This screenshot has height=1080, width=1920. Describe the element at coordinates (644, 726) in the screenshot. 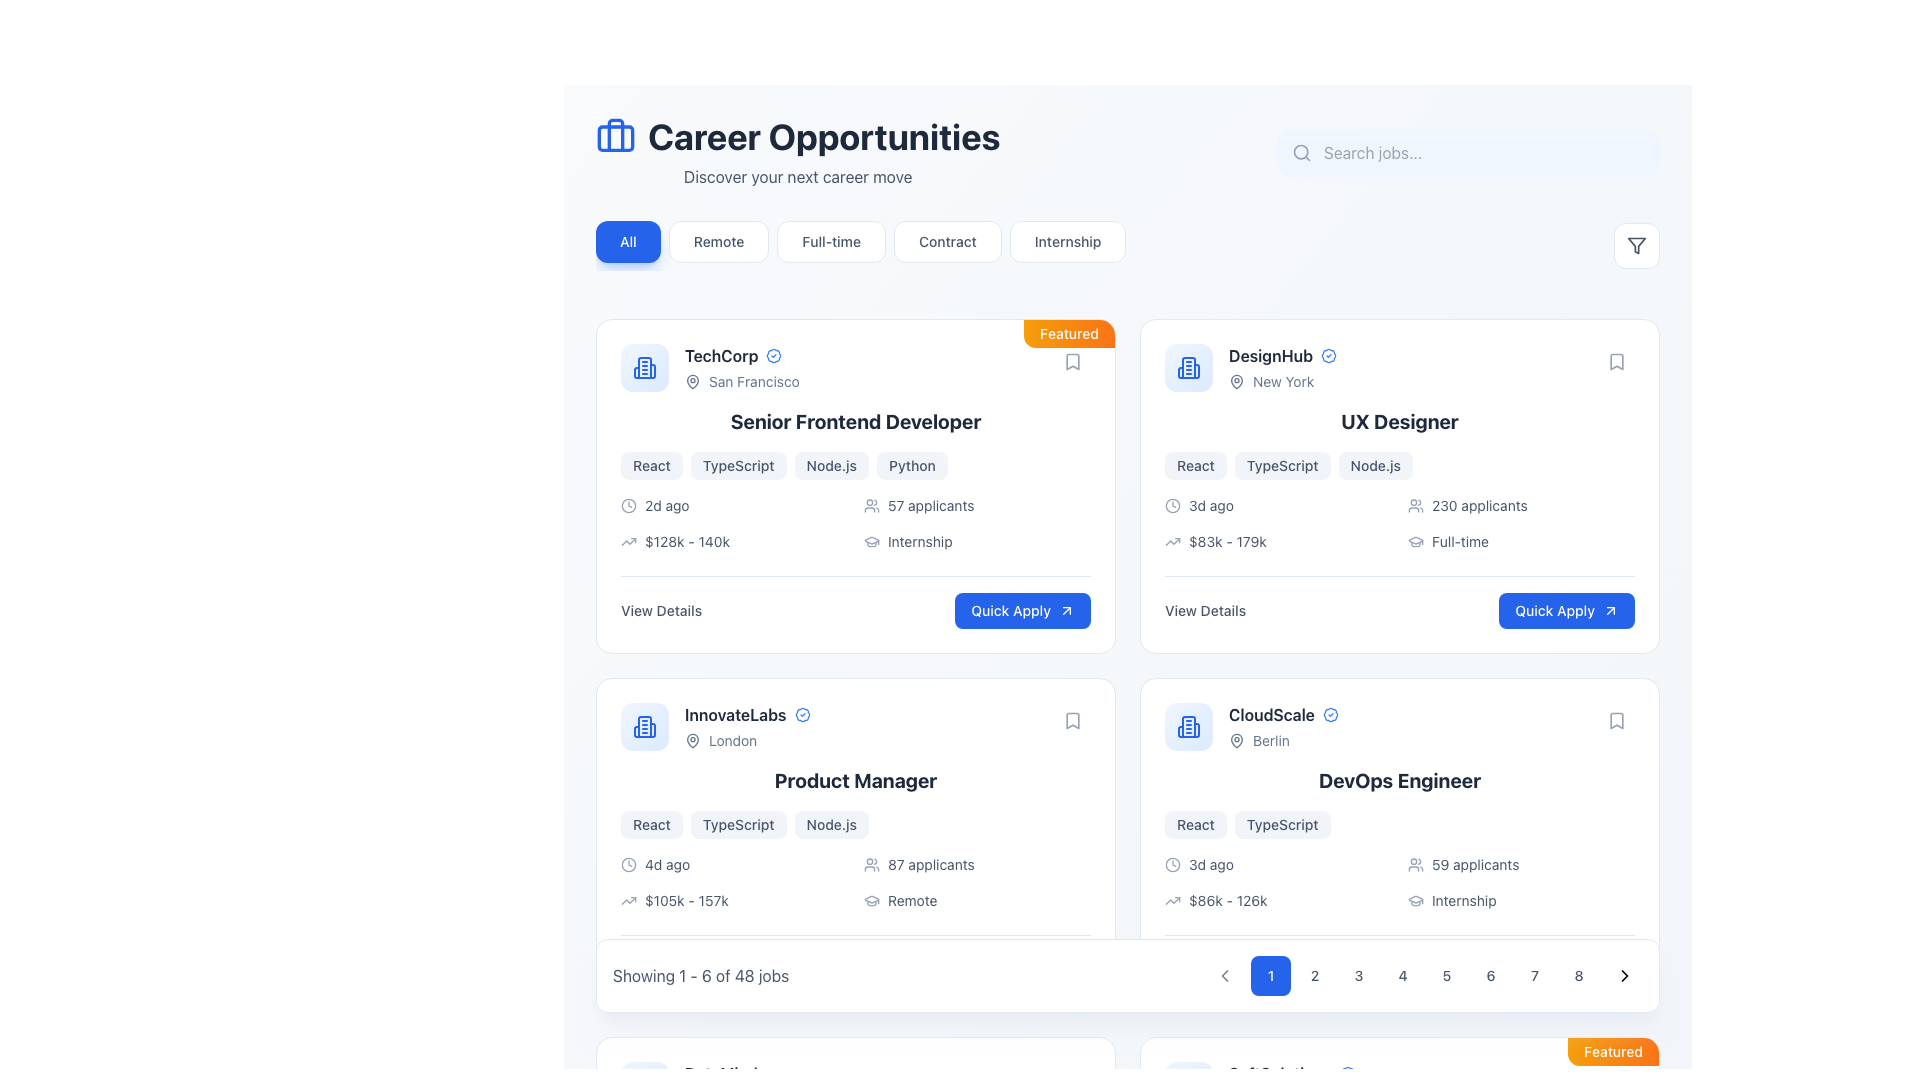

I see `icon representing the company or organization associated with the job listing for 'InnovateLabs' located above the text 'London' and 'Product Manager'` at that location.